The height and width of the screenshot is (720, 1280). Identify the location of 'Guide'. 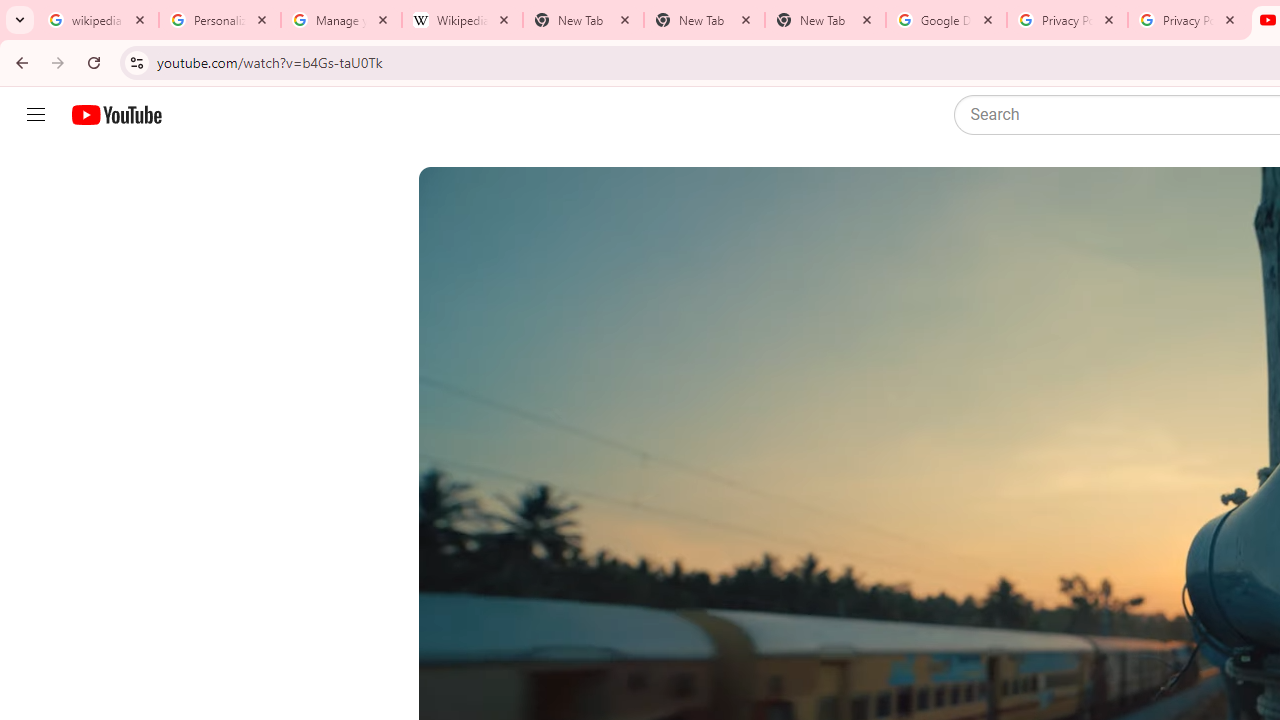
(35, 115).